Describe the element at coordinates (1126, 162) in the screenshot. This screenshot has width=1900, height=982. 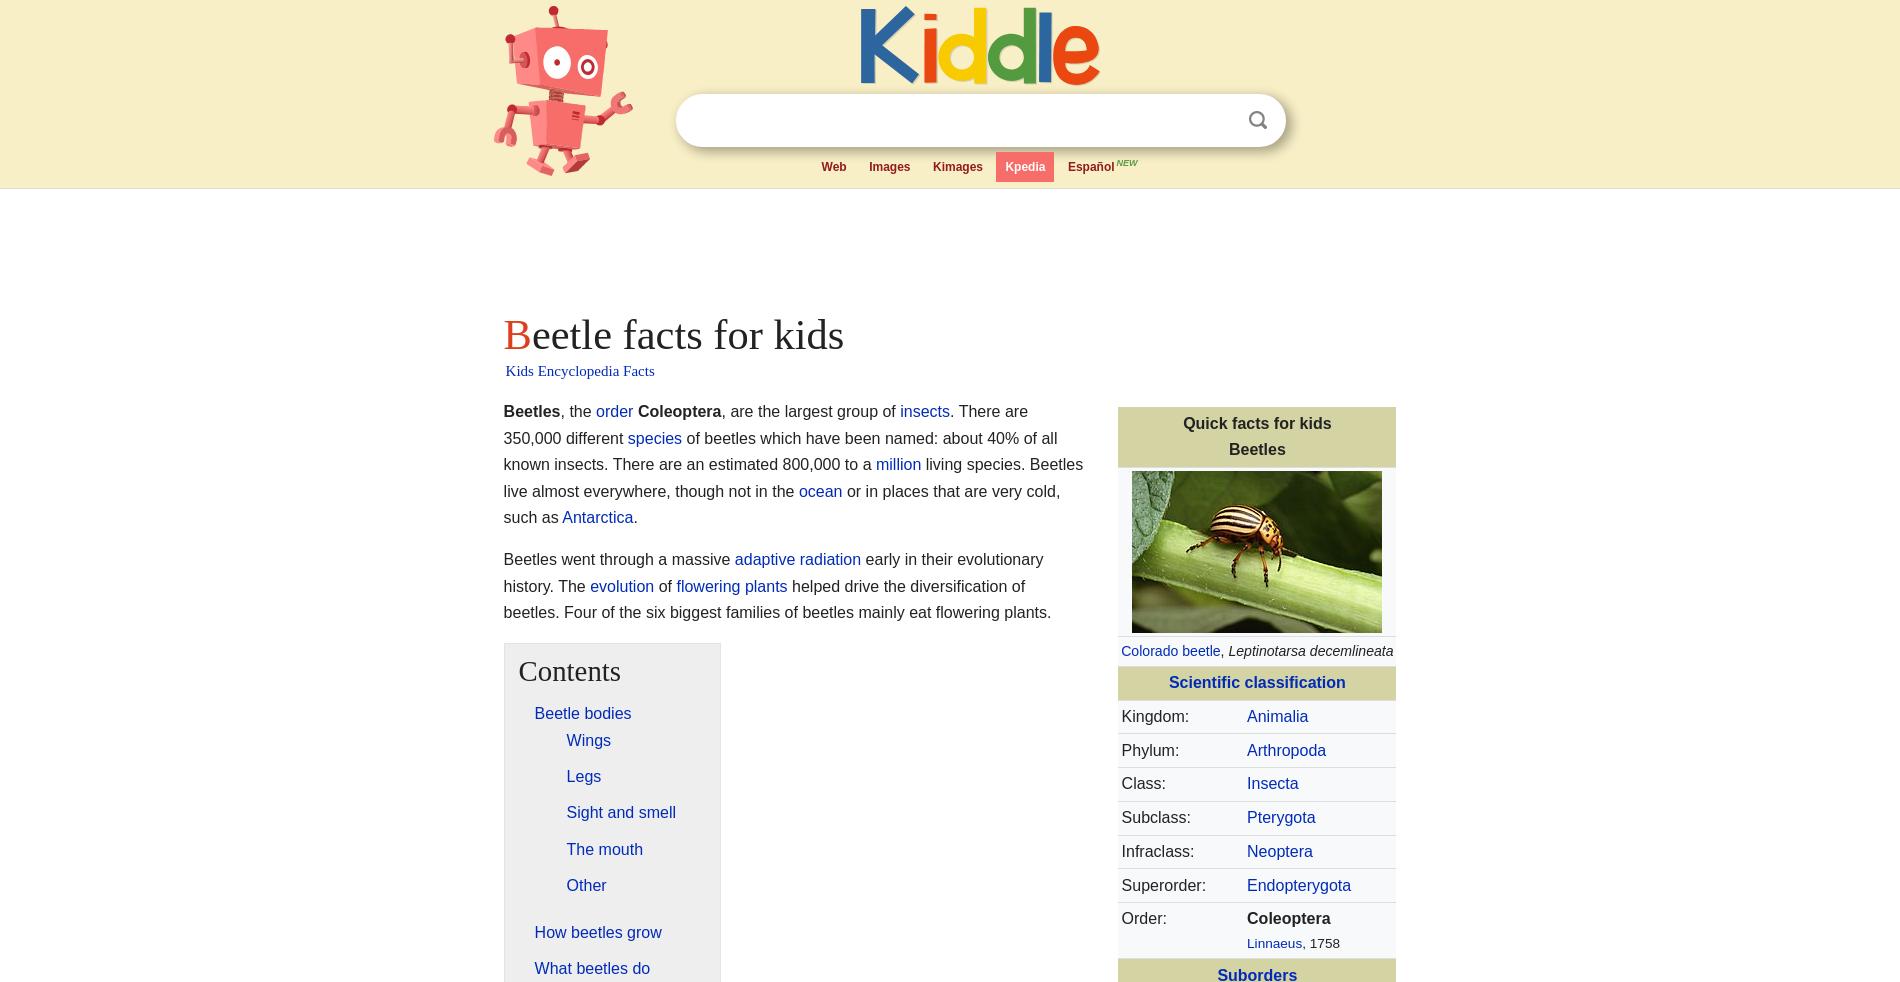
I see `'NEW'` at that location.